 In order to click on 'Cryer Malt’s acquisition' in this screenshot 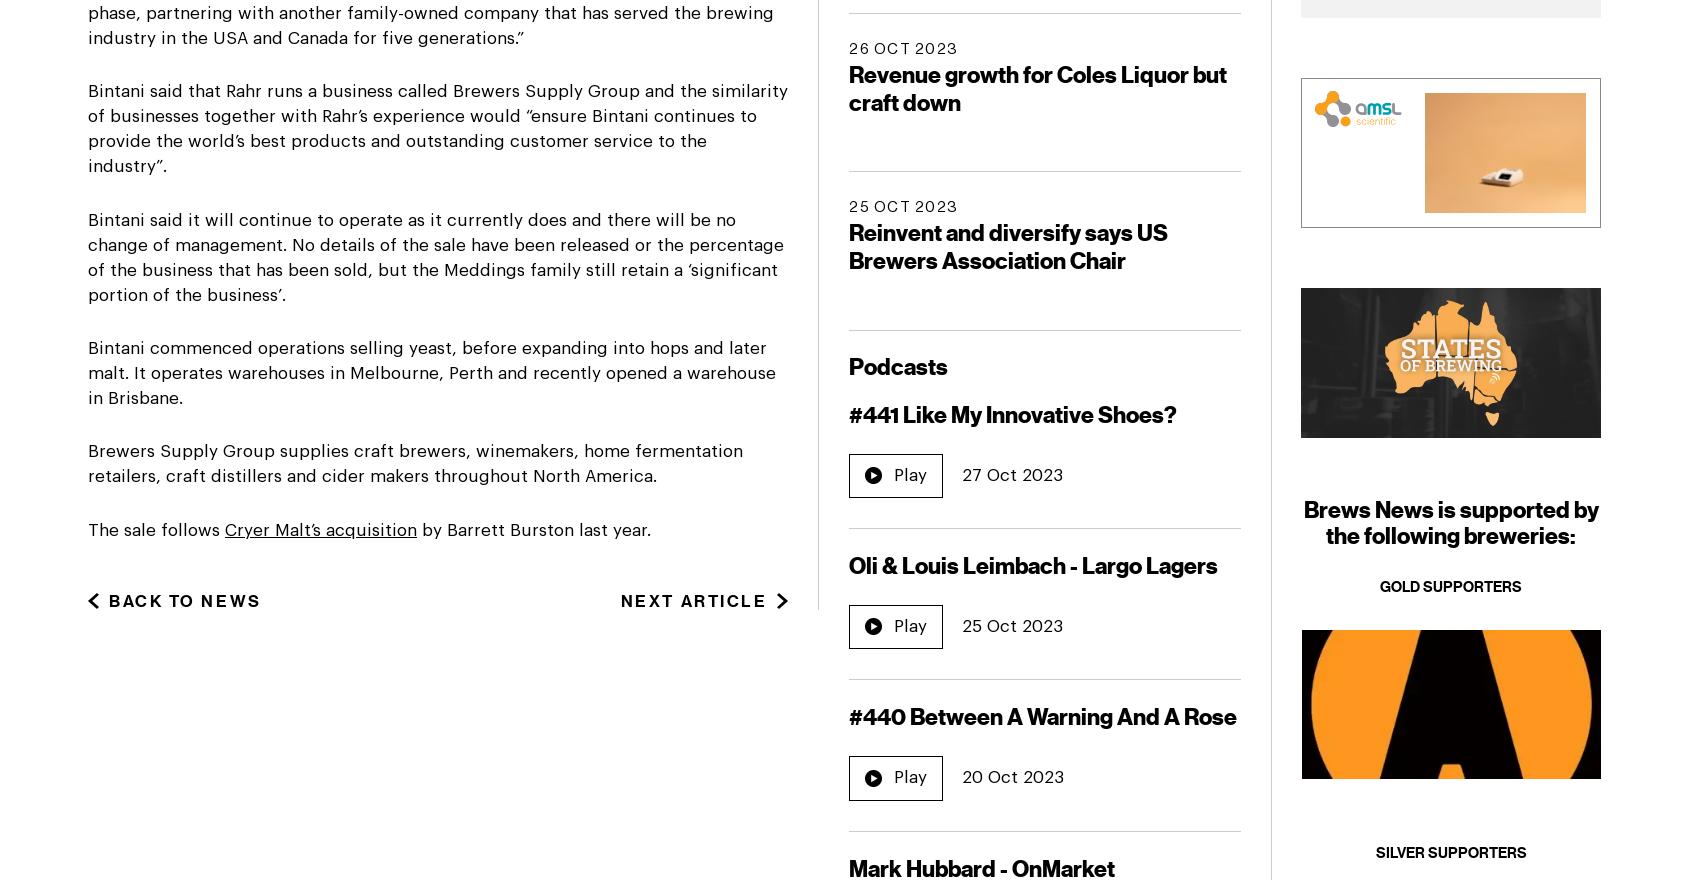, I will do `click(321, 528)`.